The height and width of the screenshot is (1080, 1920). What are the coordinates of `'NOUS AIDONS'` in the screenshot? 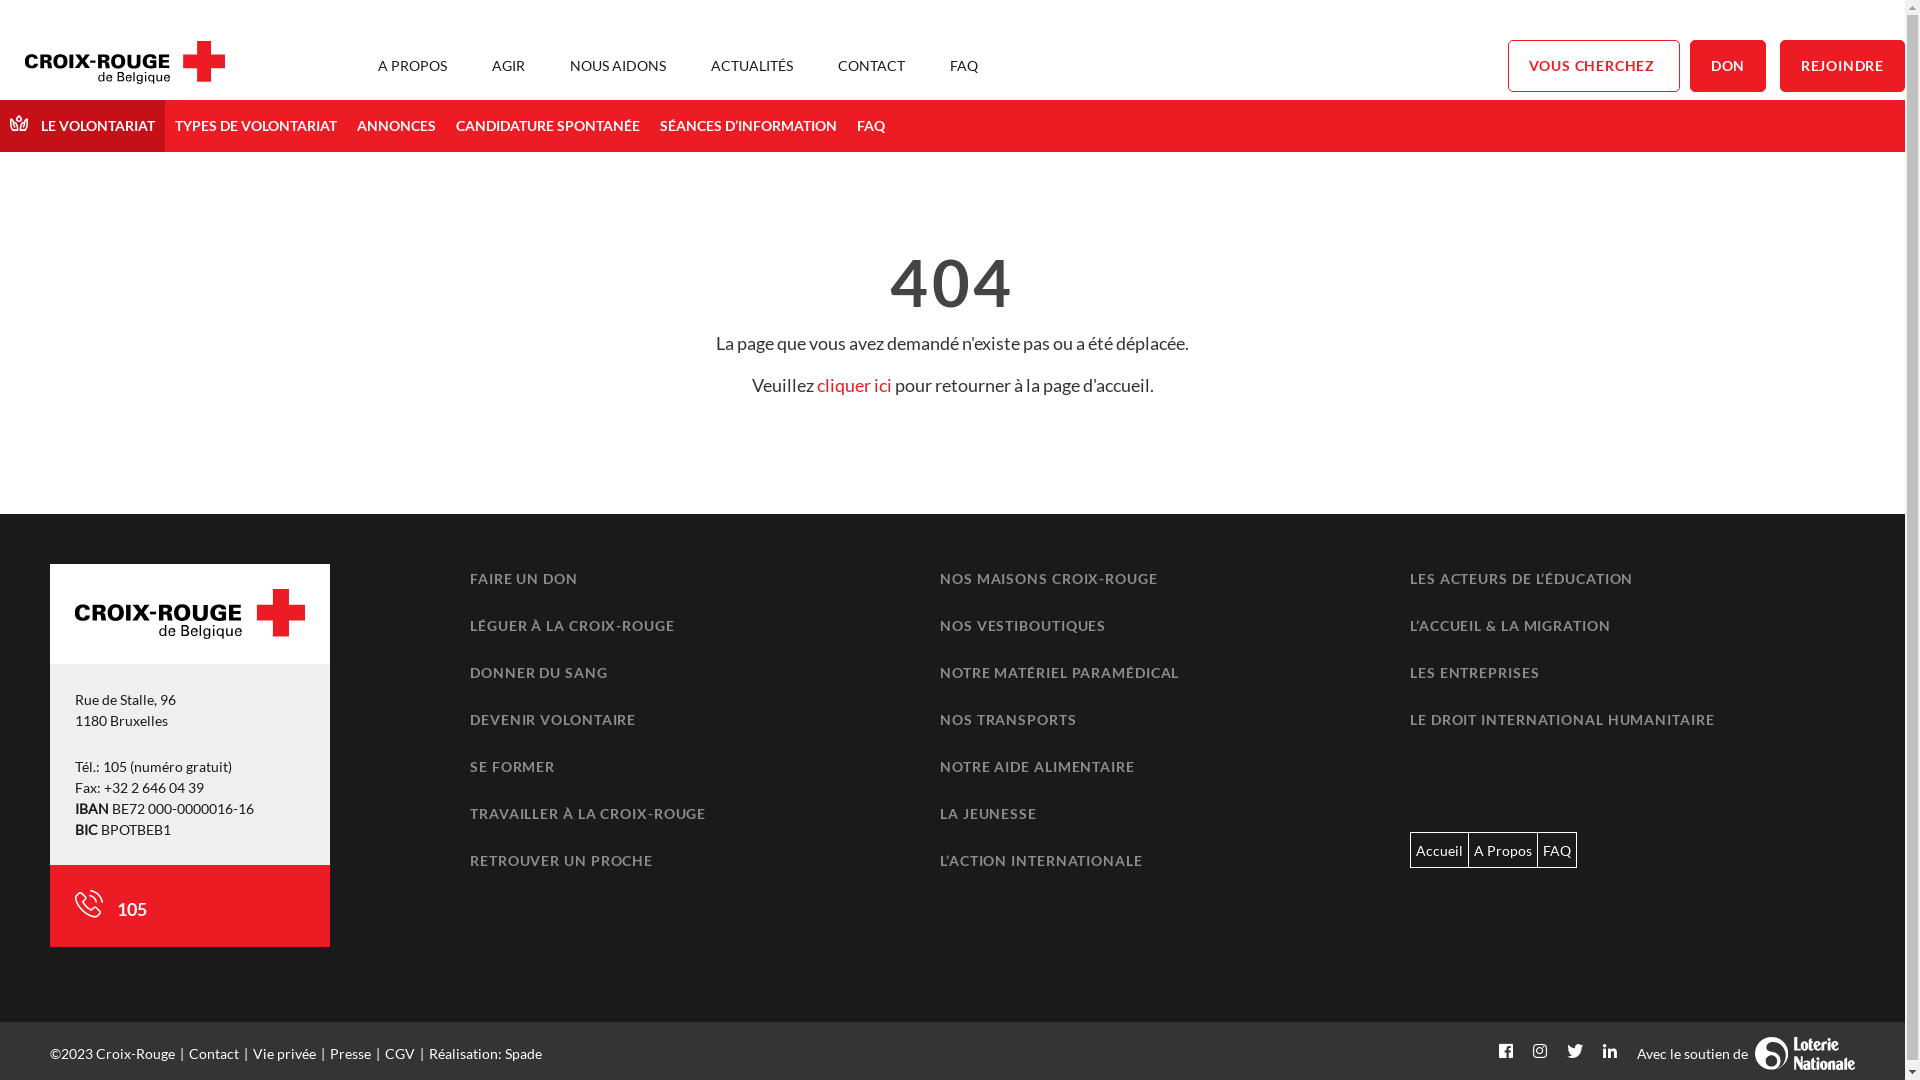 It's located at (617, 64).